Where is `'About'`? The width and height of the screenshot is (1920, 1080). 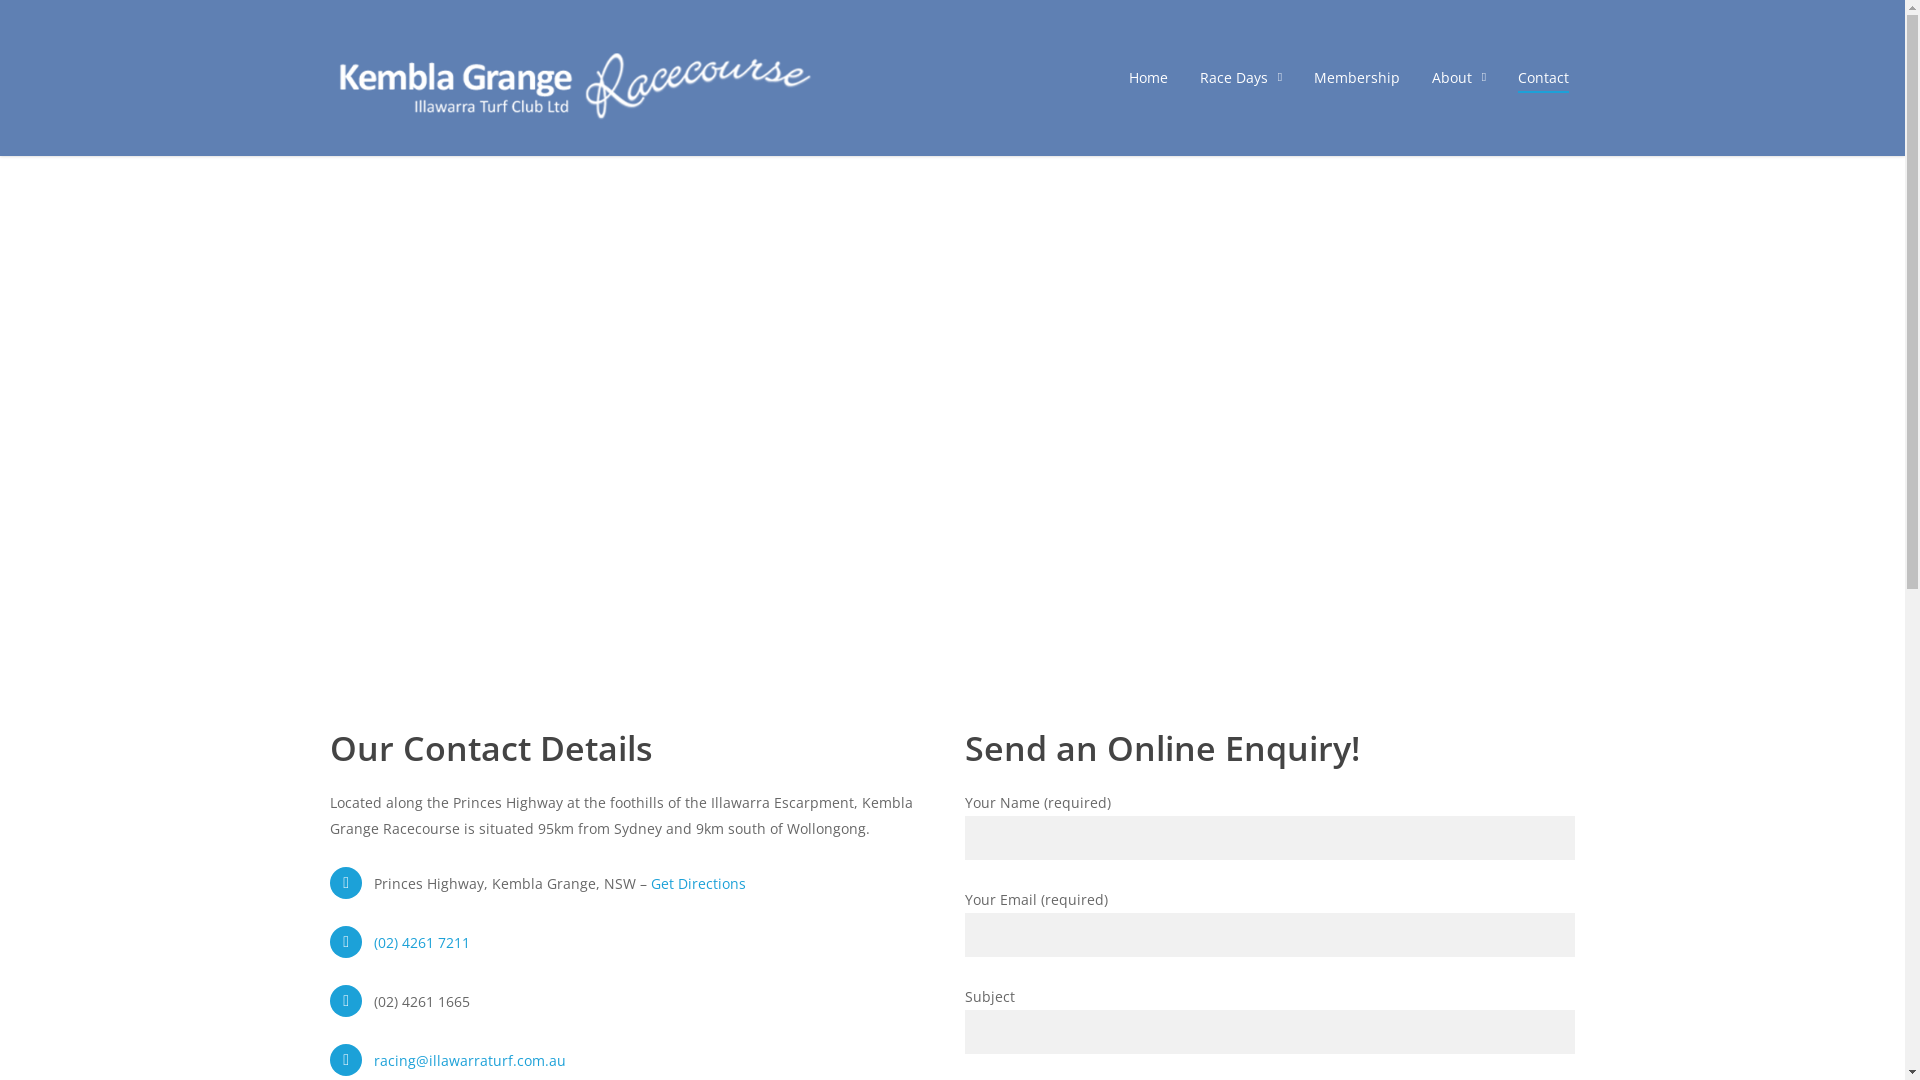 'About' is located at coordinates (1459, 76).